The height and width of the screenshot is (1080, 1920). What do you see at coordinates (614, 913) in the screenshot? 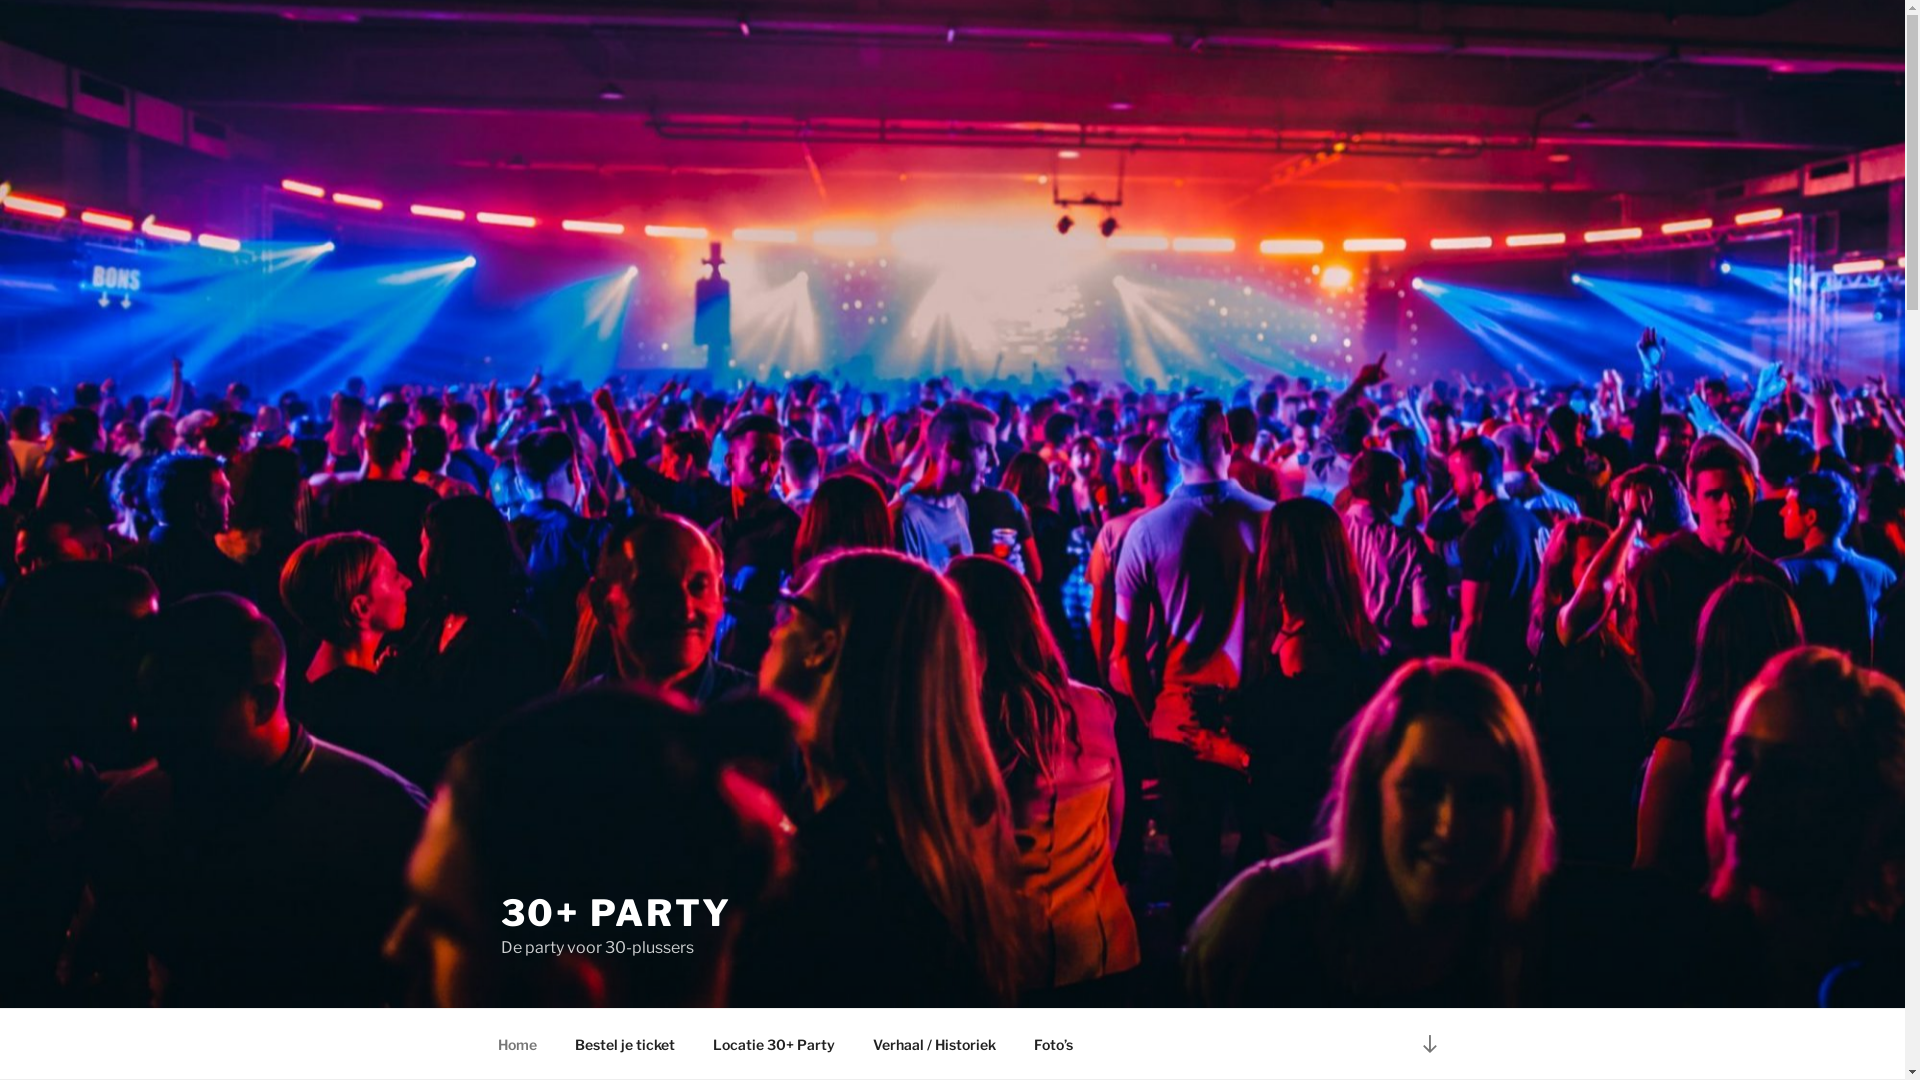
I see `'30+ PARTY'` at bounding box center [614, 913].